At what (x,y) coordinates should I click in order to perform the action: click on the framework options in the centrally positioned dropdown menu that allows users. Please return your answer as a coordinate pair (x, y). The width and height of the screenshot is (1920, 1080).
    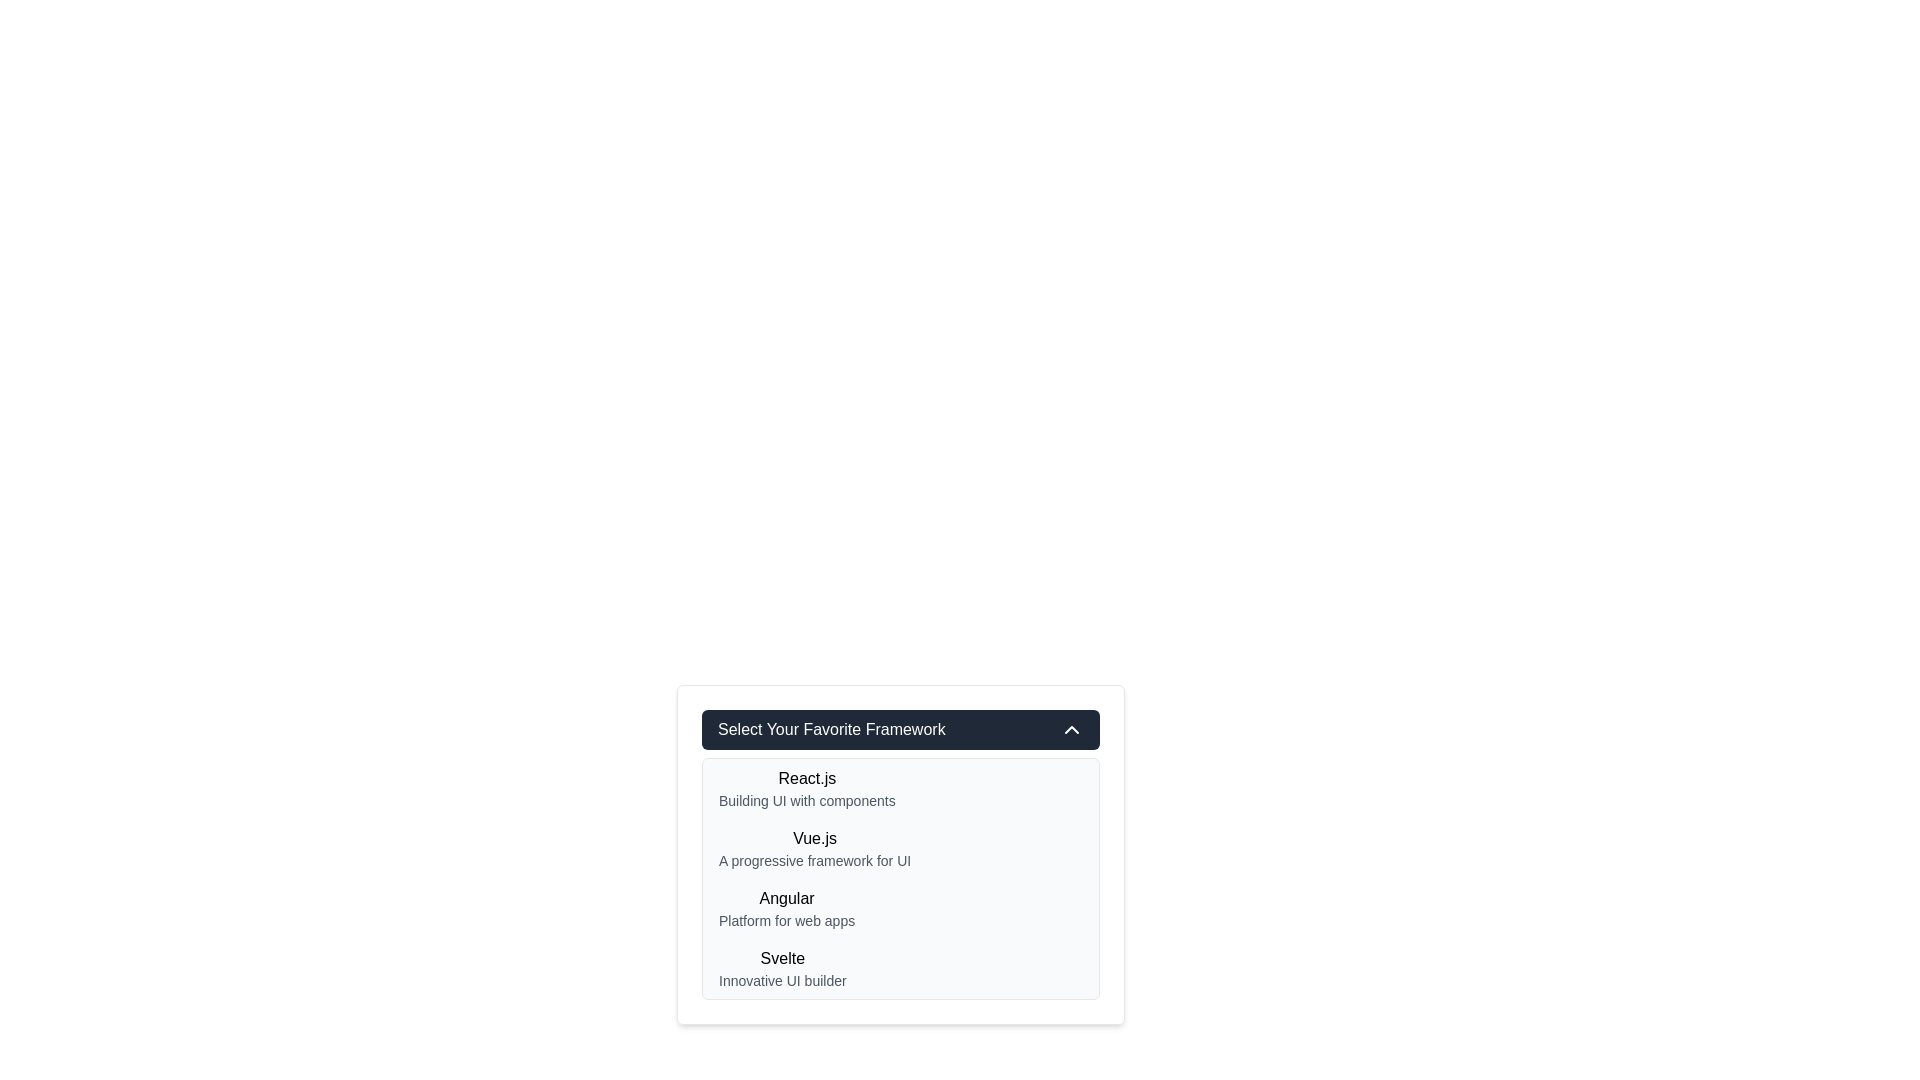
    Looking at the image, I should click on (900, 855).